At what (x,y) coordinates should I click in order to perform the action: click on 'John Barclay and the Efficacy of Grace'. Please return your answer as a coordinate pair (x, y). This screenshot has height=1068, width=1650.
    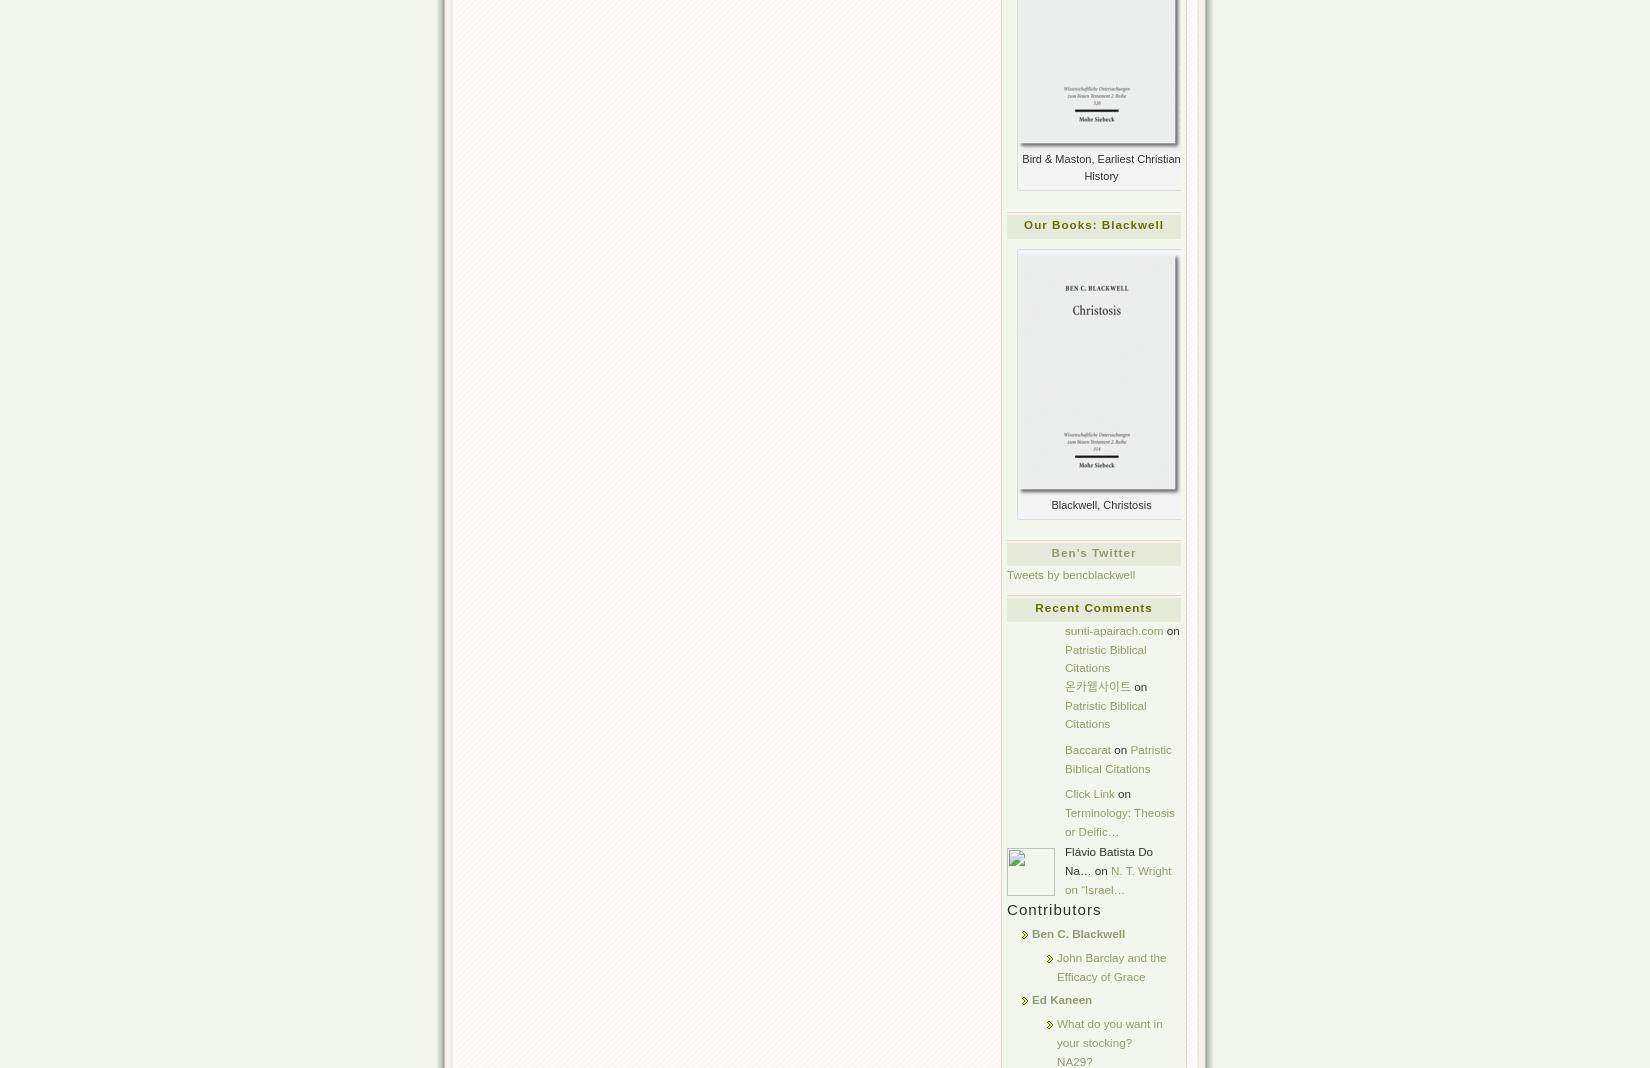
    Looking at the image, I should click on (1056, 966).